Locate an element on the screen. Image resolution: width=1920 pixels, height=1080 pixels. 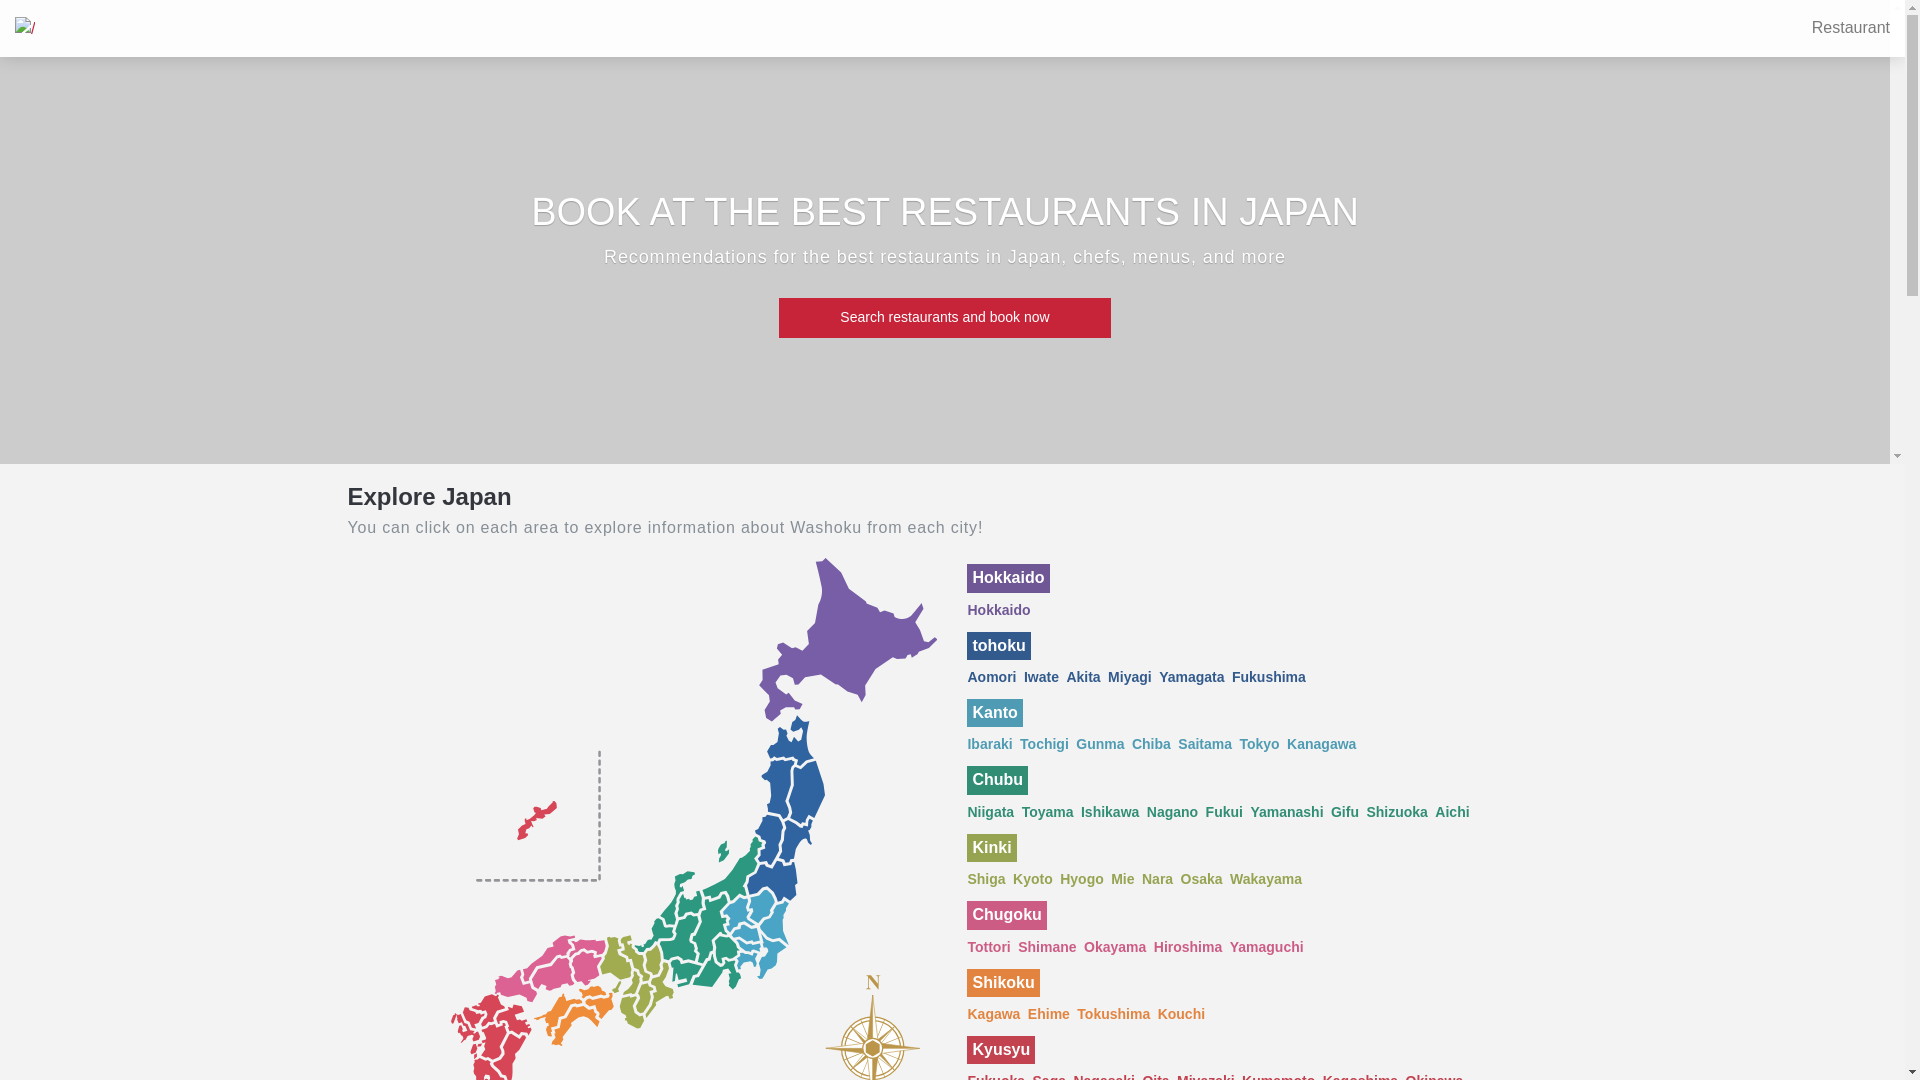
'Shimane' is located at coordinates (1017, 946).